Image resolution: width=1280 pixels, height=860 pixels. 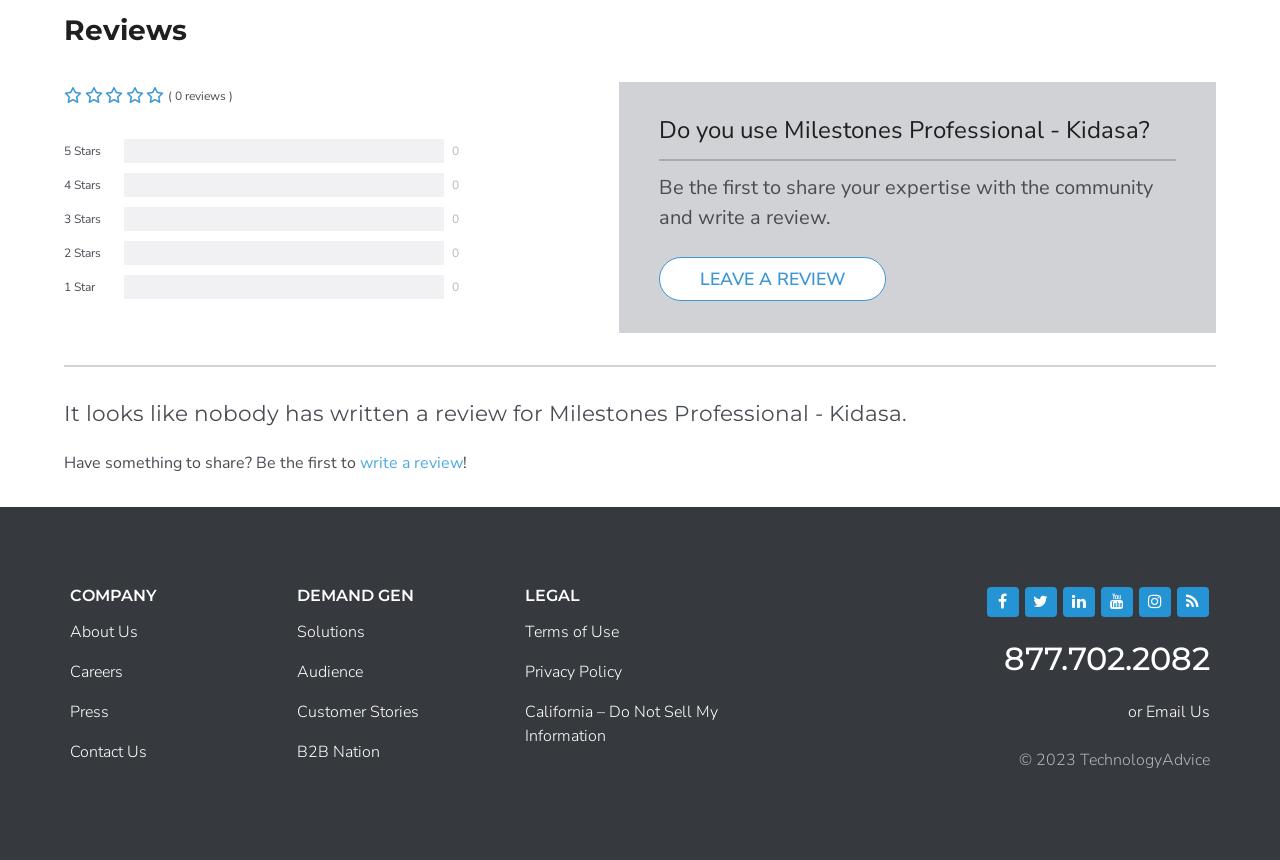 What do you see at coordinates (1136, 709) in the screenshot?
I see `'or'` at bounding box center [1136, 709].